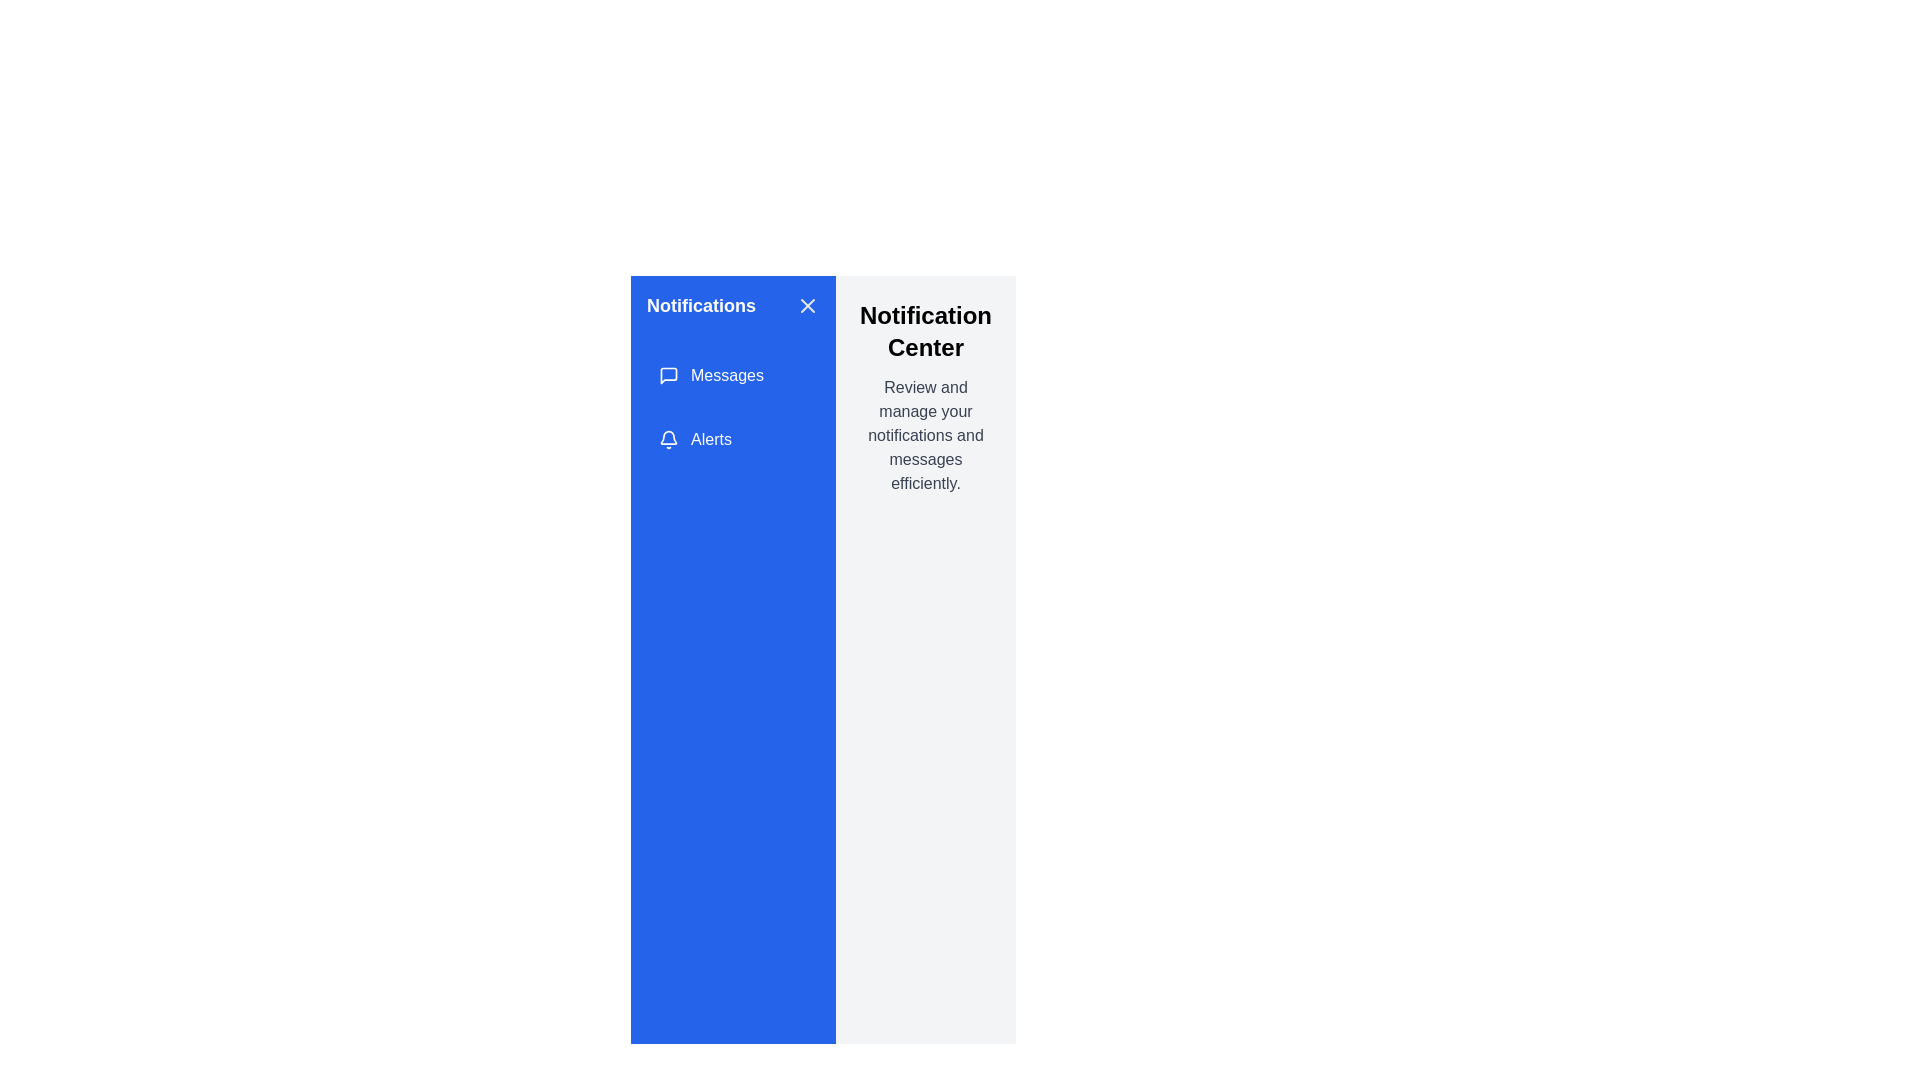 Image resolution: width=1920 pixels, height=1080 pixels. What do you see at coordinates (668, 436) in the screenshot?
I see `the blue bell-shaped notification icon located in the vertical menu on the left side of the application interface, beneath the 'Notifications' header` at bounding box center [668, 436].